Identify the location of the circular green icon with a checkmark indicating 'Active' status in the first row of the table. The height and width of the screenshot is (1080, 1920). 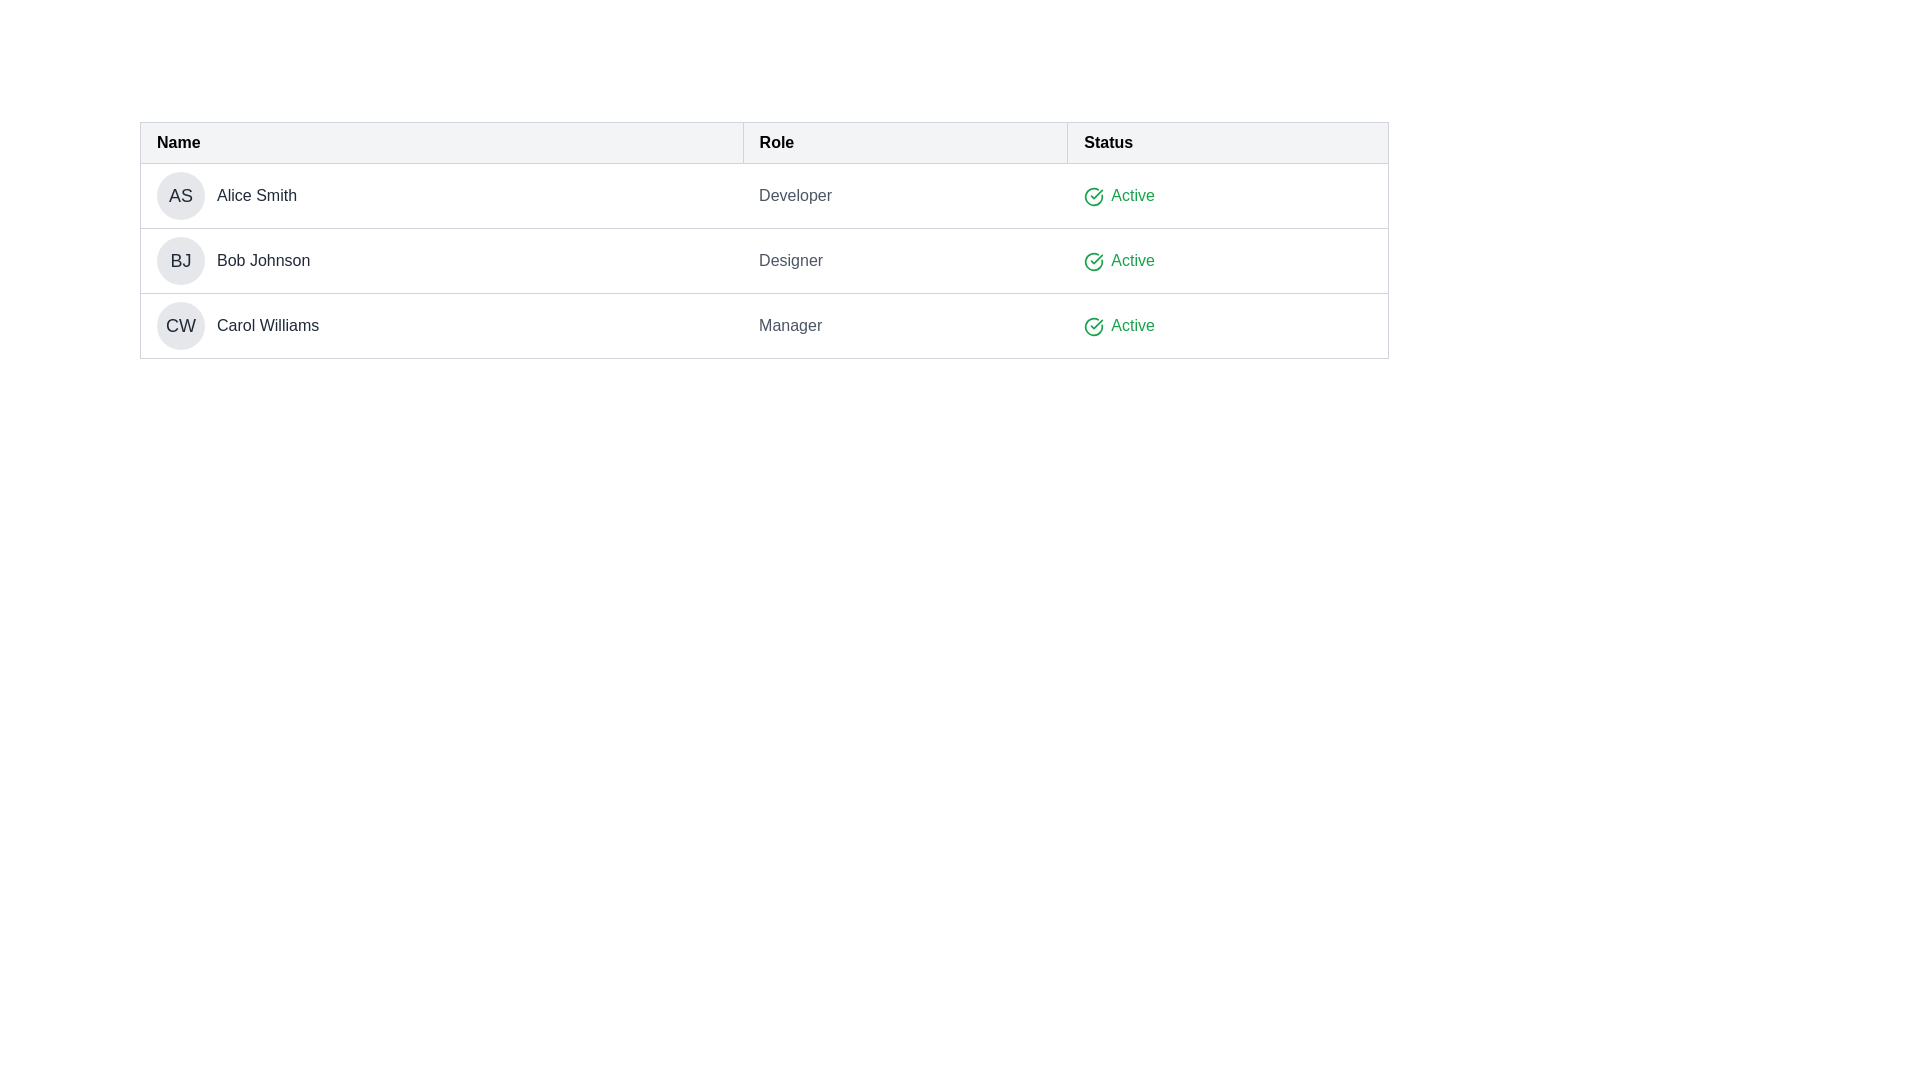
(1092, 325).